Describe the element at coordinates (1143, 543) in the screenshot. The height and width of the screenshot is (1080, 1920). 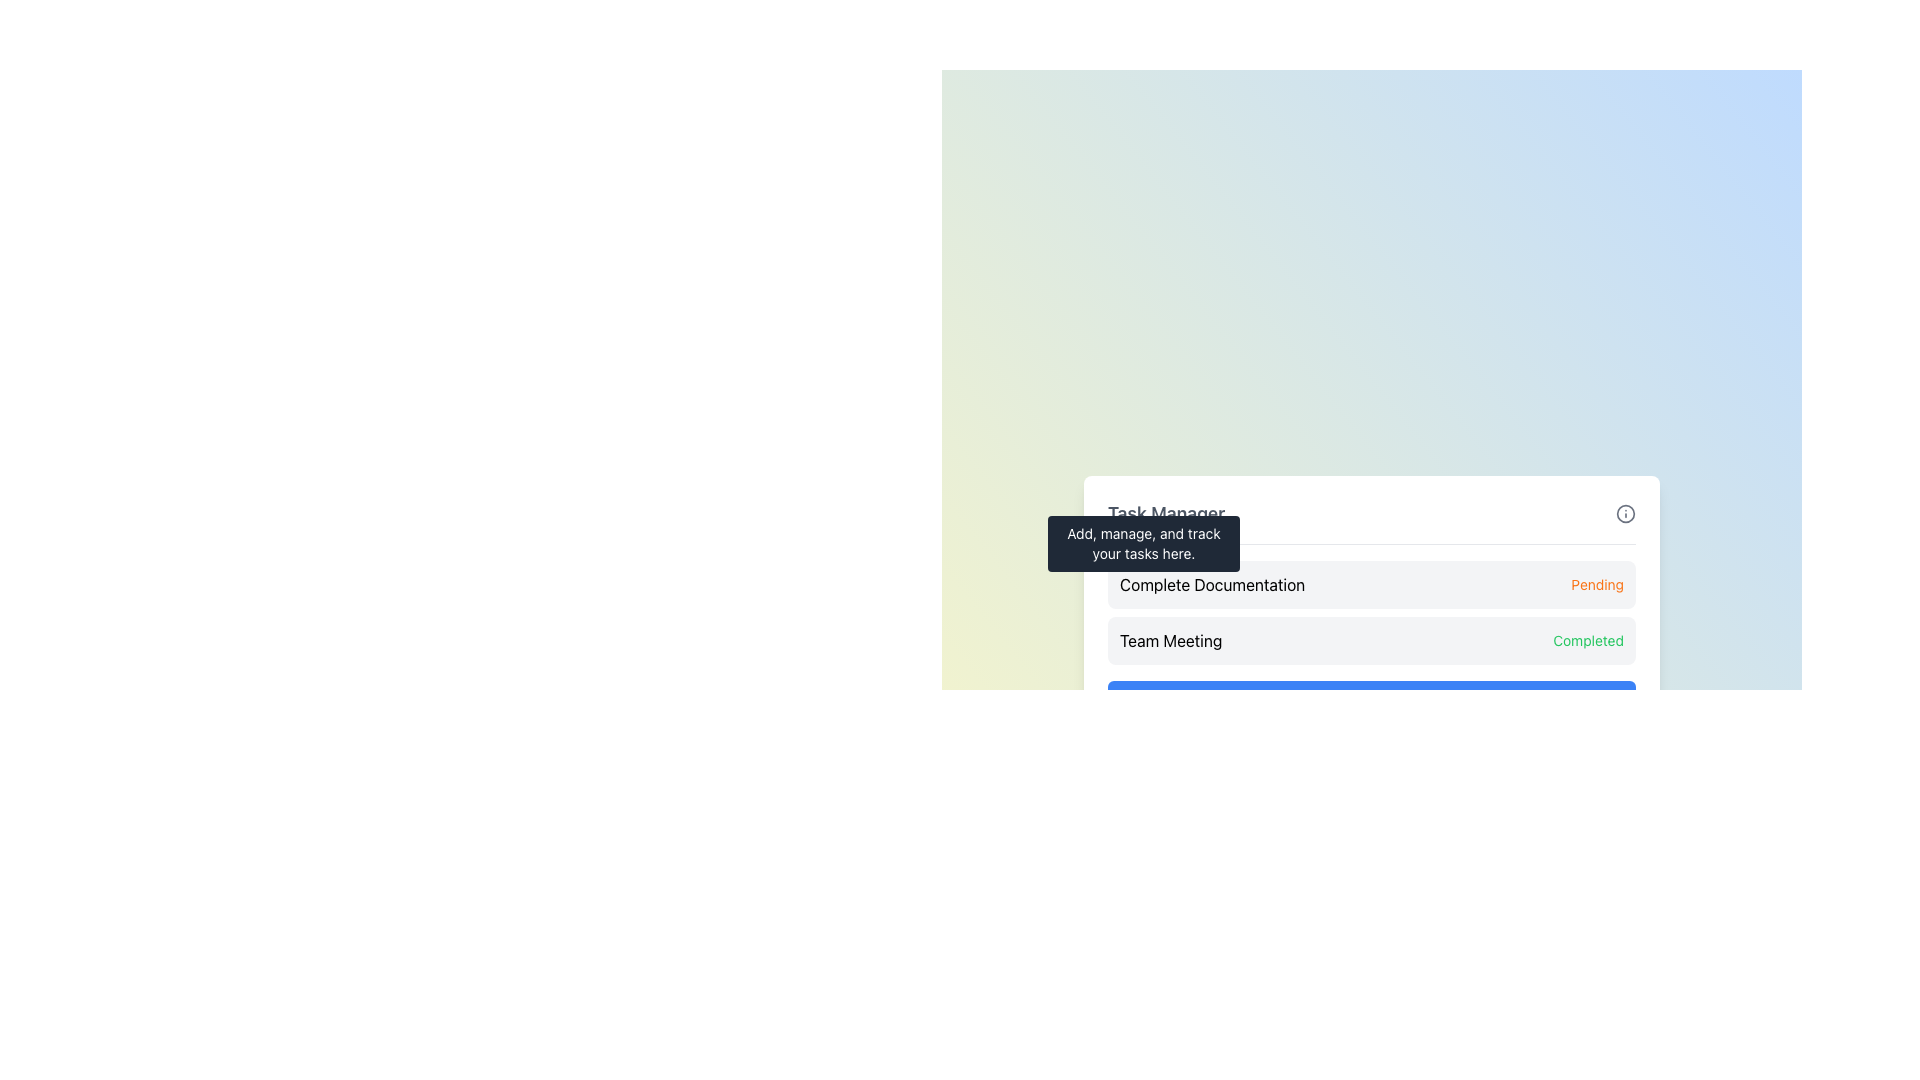
I see `tooltip text 'Add, manage, and track your tasks here.' which is a rectangular tooltip with a dark gray background and white text, located above and slightly to the left of an icon` at that location.